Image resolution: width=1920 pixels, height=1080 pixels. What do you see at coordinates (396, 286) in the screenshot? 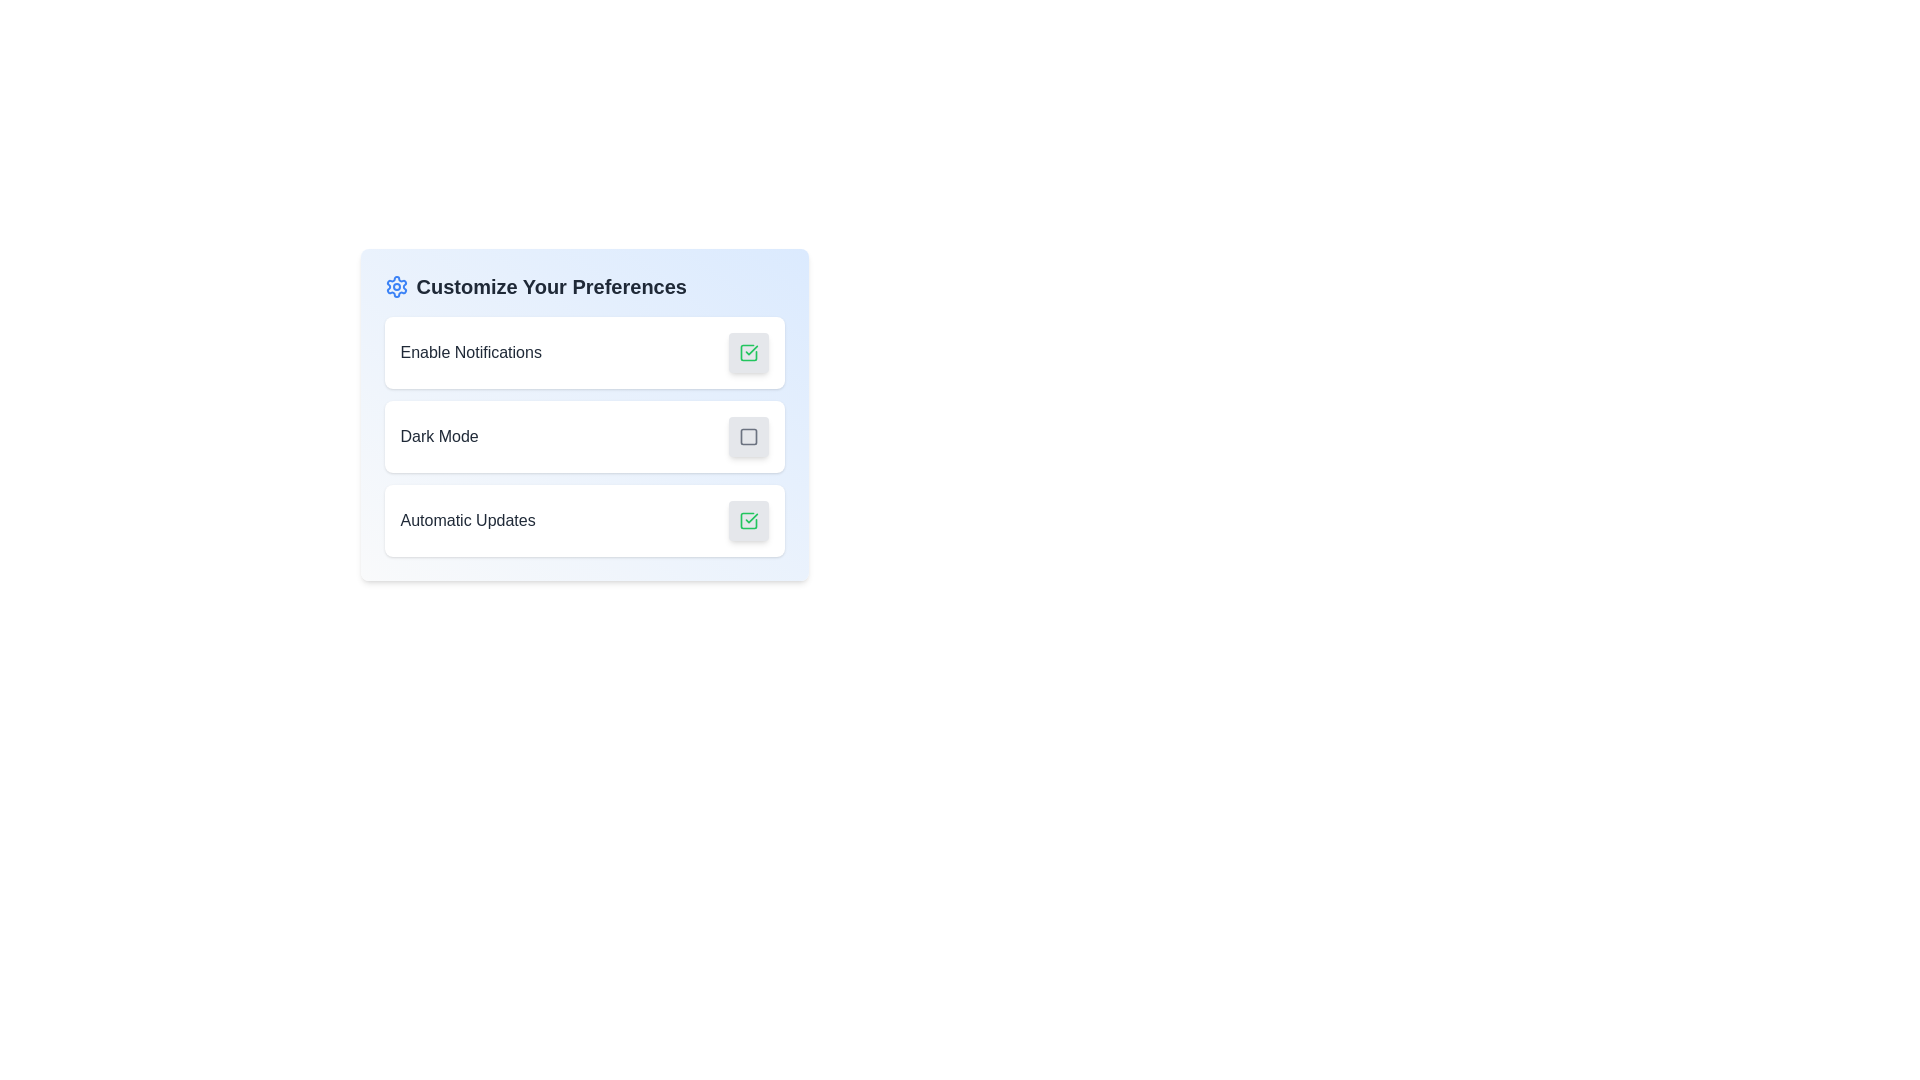
I see `the settings icon located to the left of the text 'Customize Your Preferences' in the top section of the settings panel` at bounding box center [396, 286].